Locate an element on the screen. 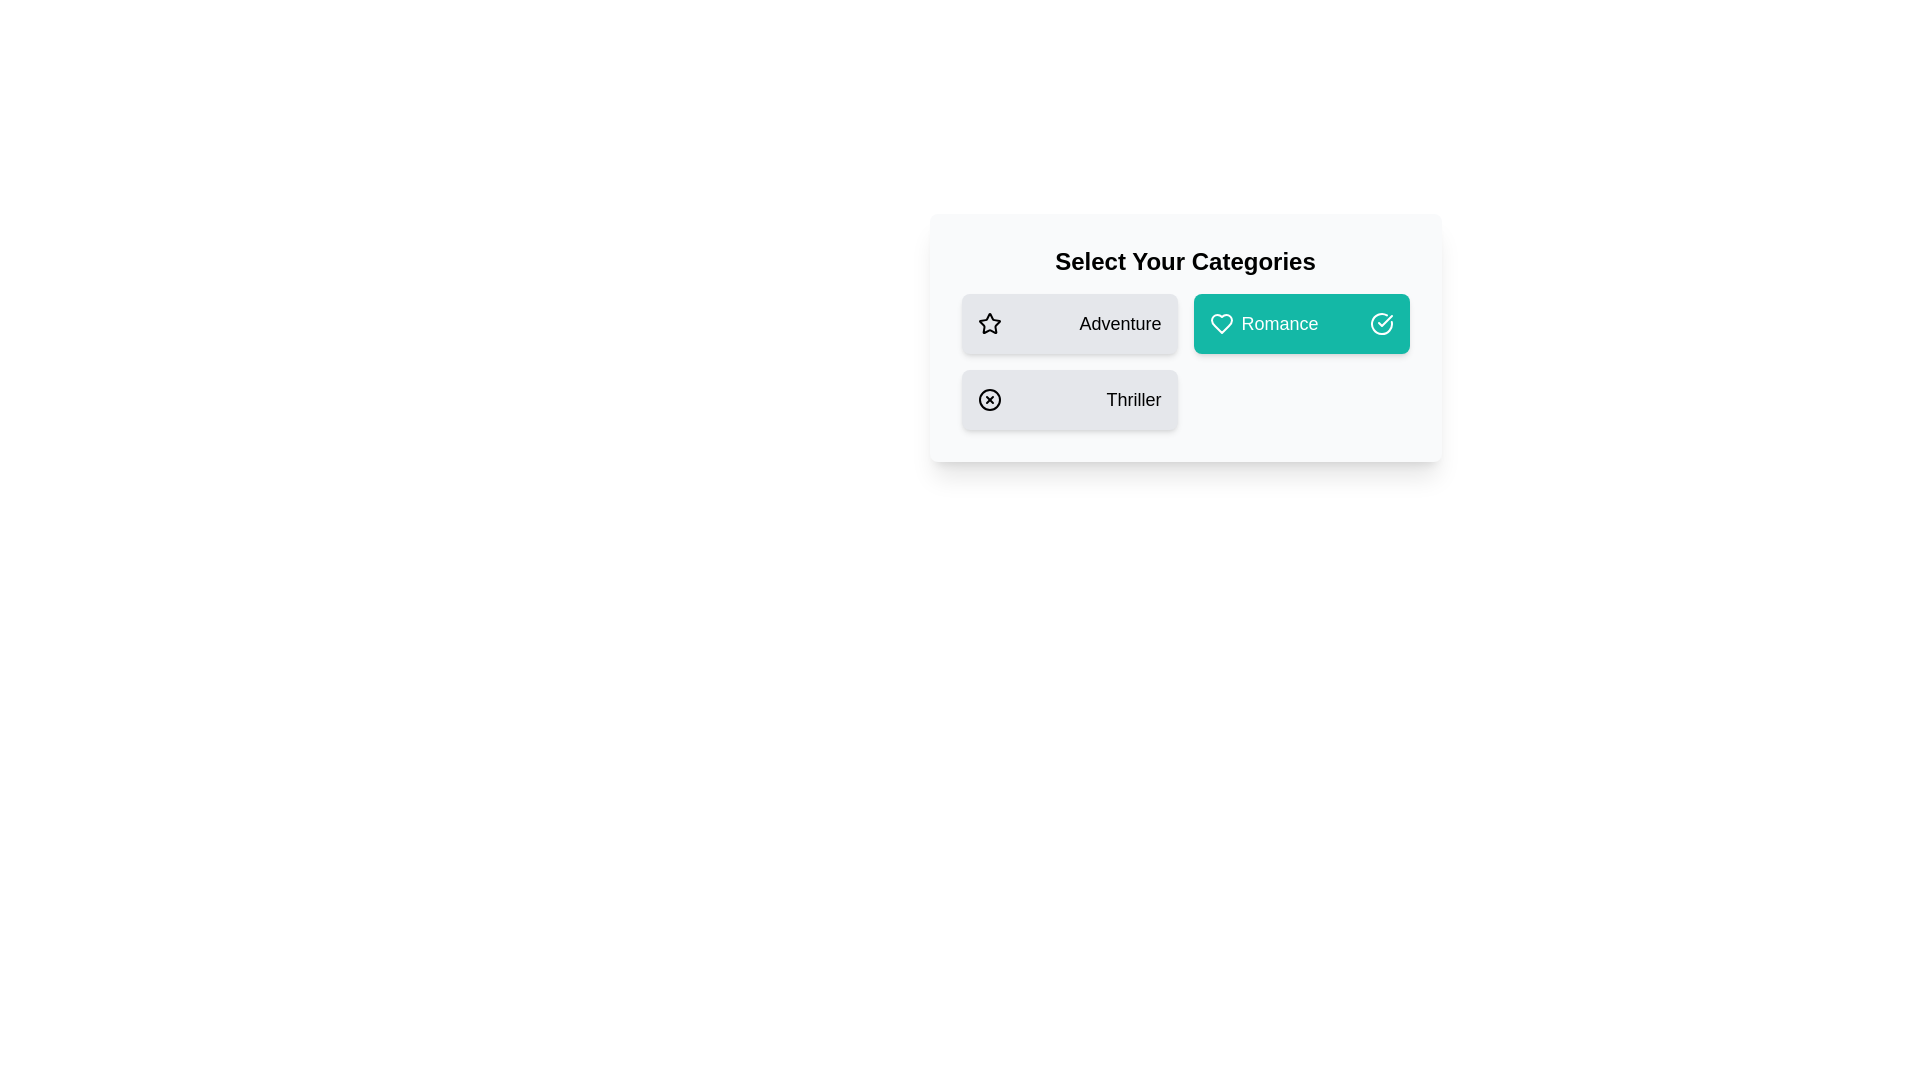 The image size is (1920, 1080). the icon for the category Thriller is located at coordinates (989, 400).